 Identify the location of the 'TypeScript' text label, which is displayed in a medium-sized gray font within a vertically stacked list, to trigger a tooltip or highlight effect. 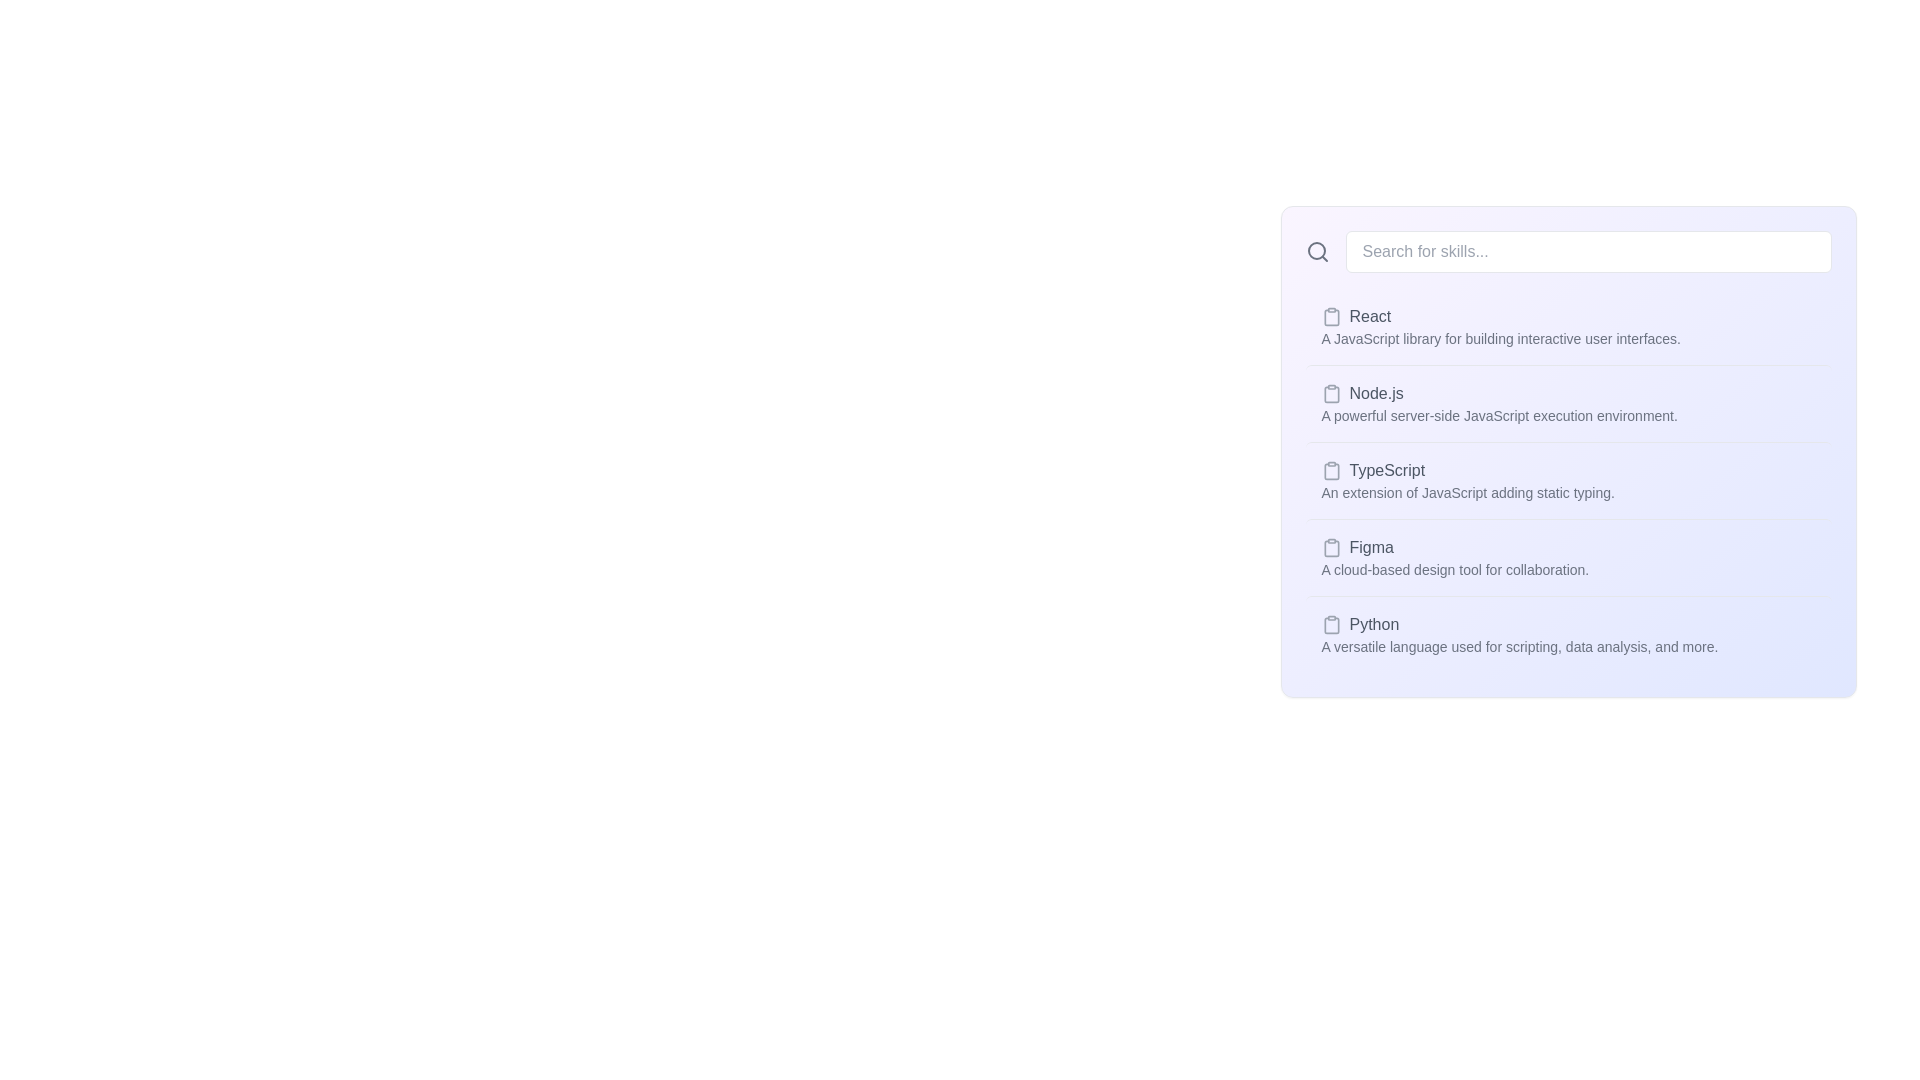
(1386, 470).